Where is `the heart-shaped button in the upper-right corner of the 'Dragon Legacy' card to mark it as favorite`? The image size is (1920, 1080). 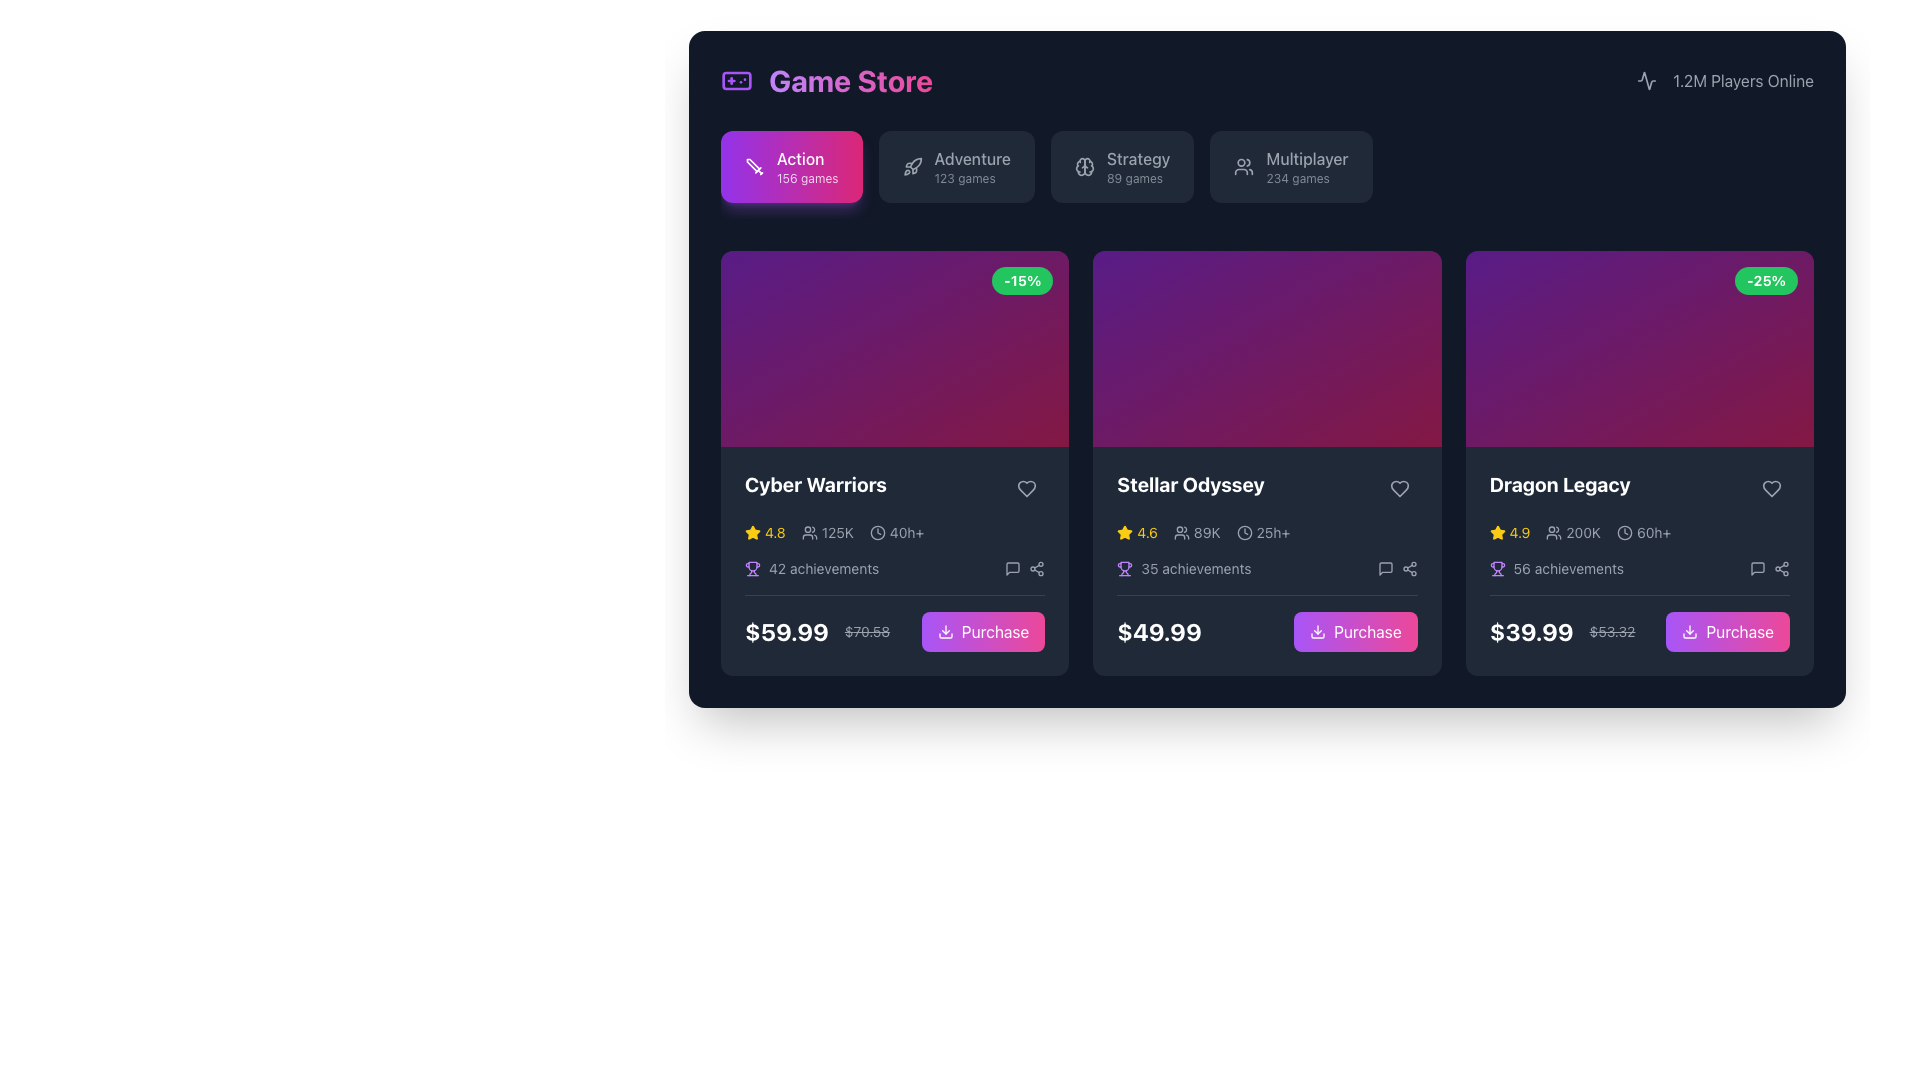 the heart-shaped button in the upper-right corner of the 'Dragon Legacy' card to mark it as favorite is located at coordinates (1771, 488).